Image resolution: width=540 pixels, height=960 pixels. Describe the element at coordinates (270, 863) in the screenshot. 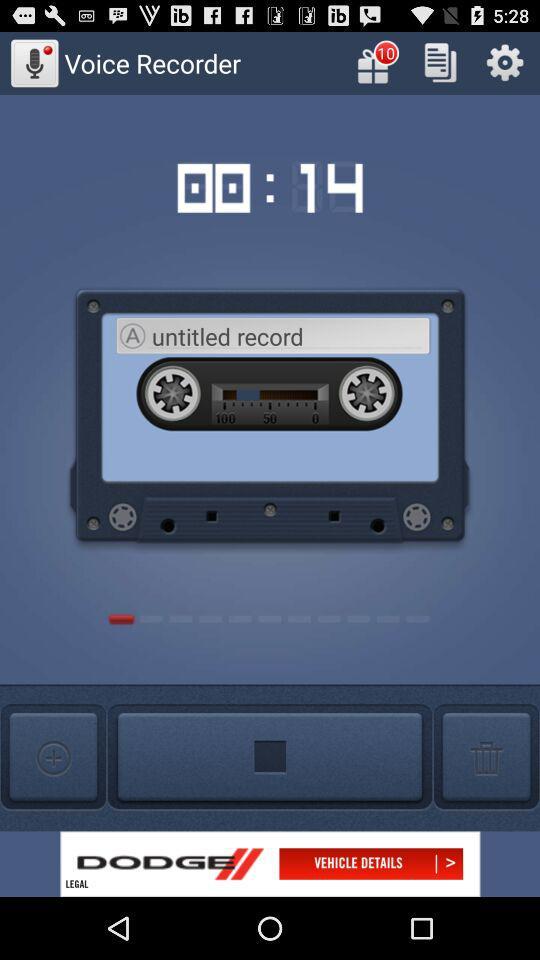

I see `app advertisement` at that location.